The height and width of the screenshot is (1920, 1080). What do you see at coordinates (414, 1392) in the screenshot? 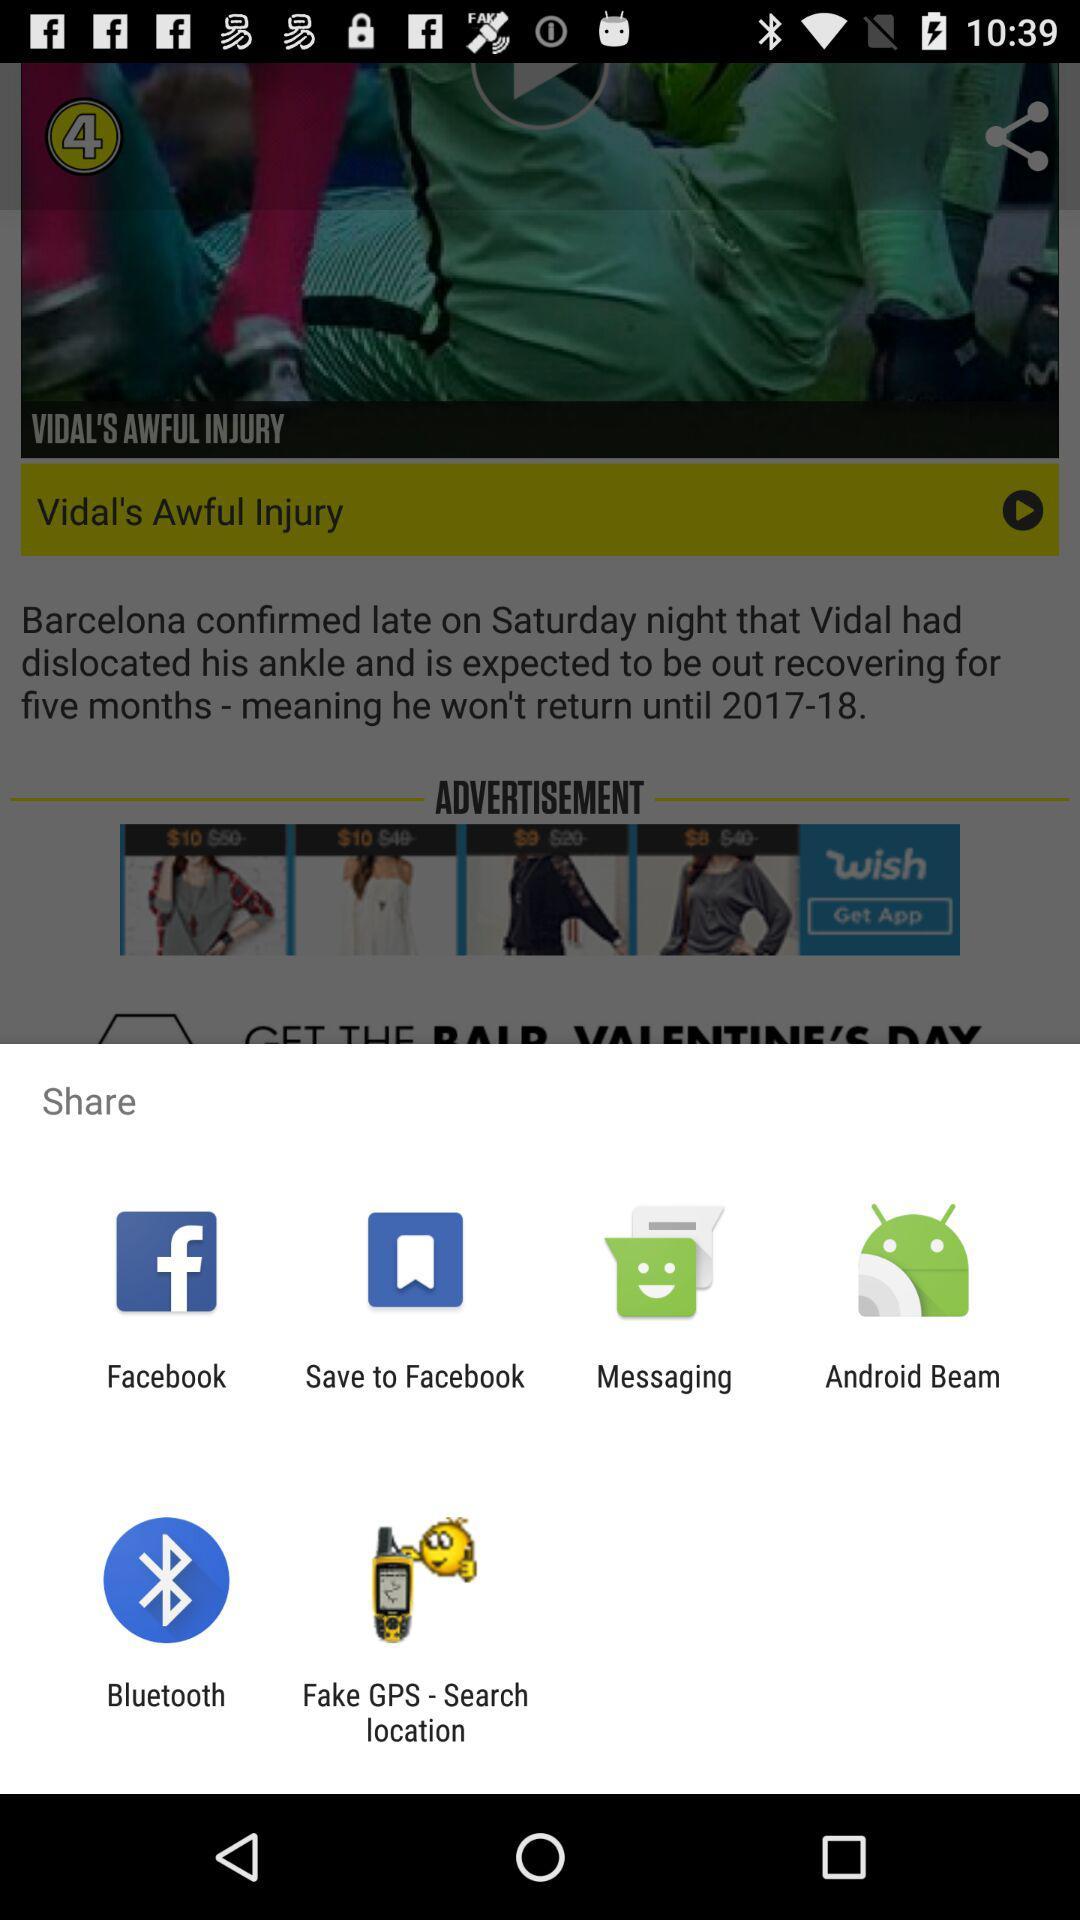
I see `save to facebook item` at bounding box center [414, 1392].